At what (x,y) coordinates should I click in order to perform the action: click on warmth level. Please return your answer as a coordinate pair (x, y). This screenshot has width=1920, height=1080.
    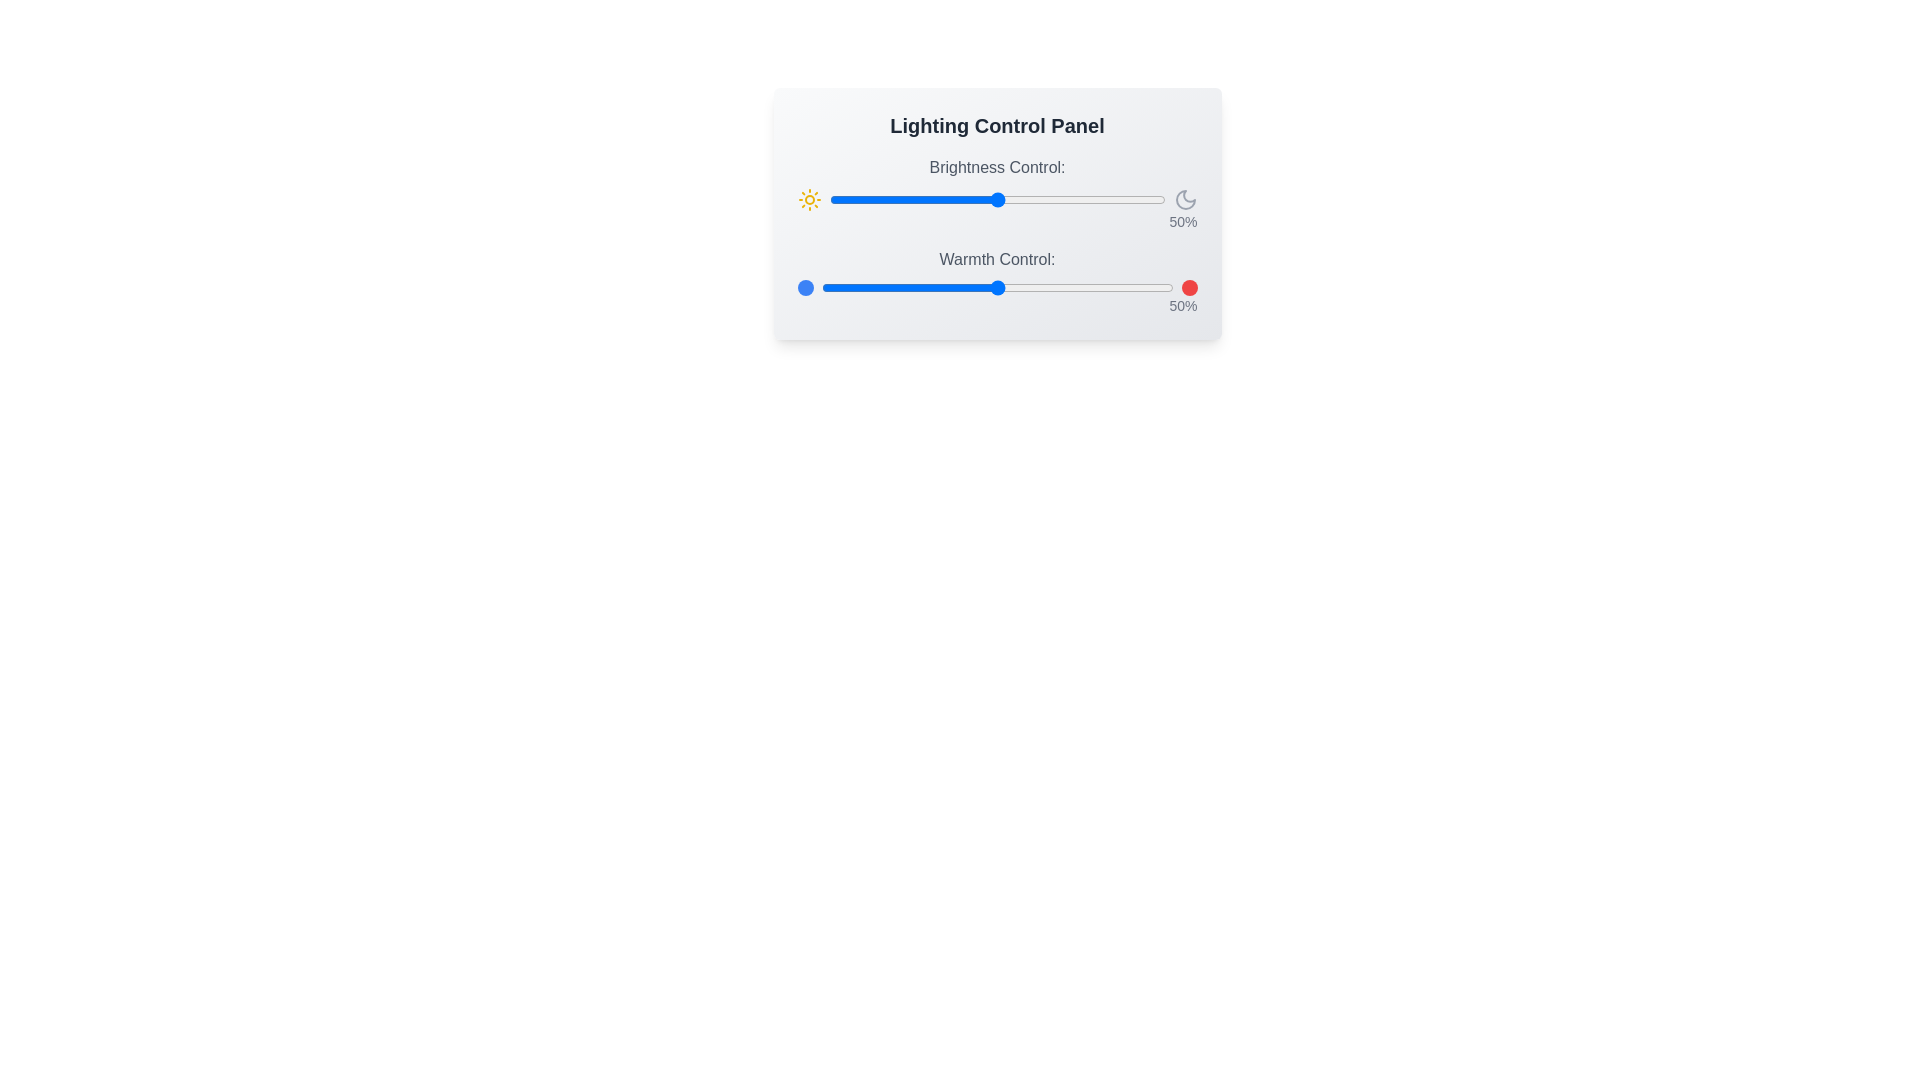
    Looking at the image, I should click on (965, 288).